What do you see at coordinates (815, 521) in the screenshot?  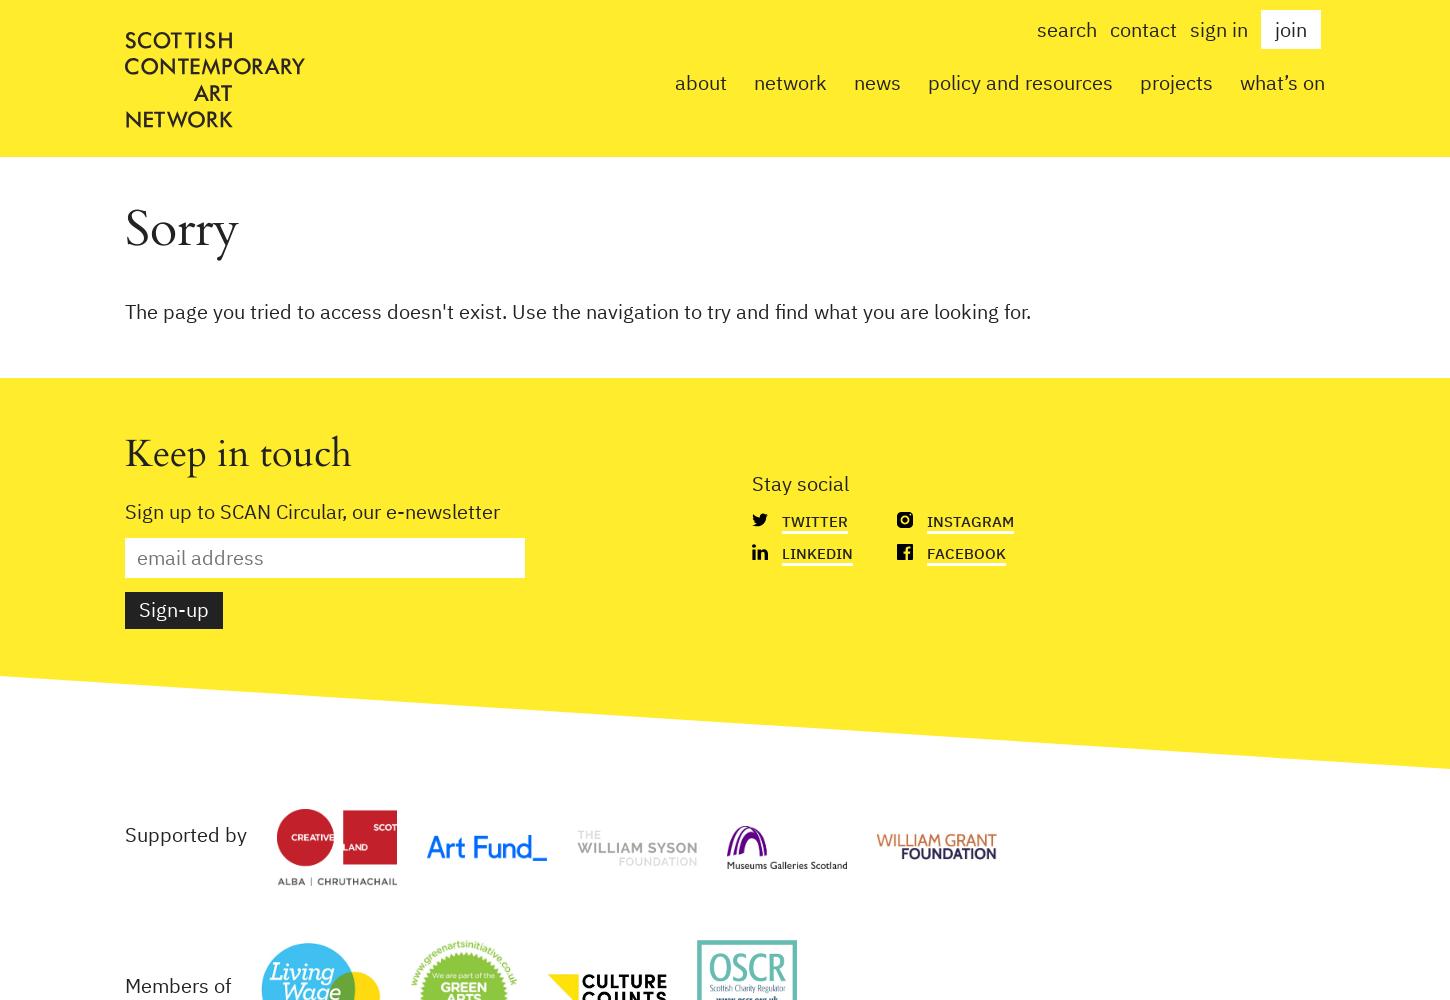 I see `'Twitter'` at bounding box center [815, 521].